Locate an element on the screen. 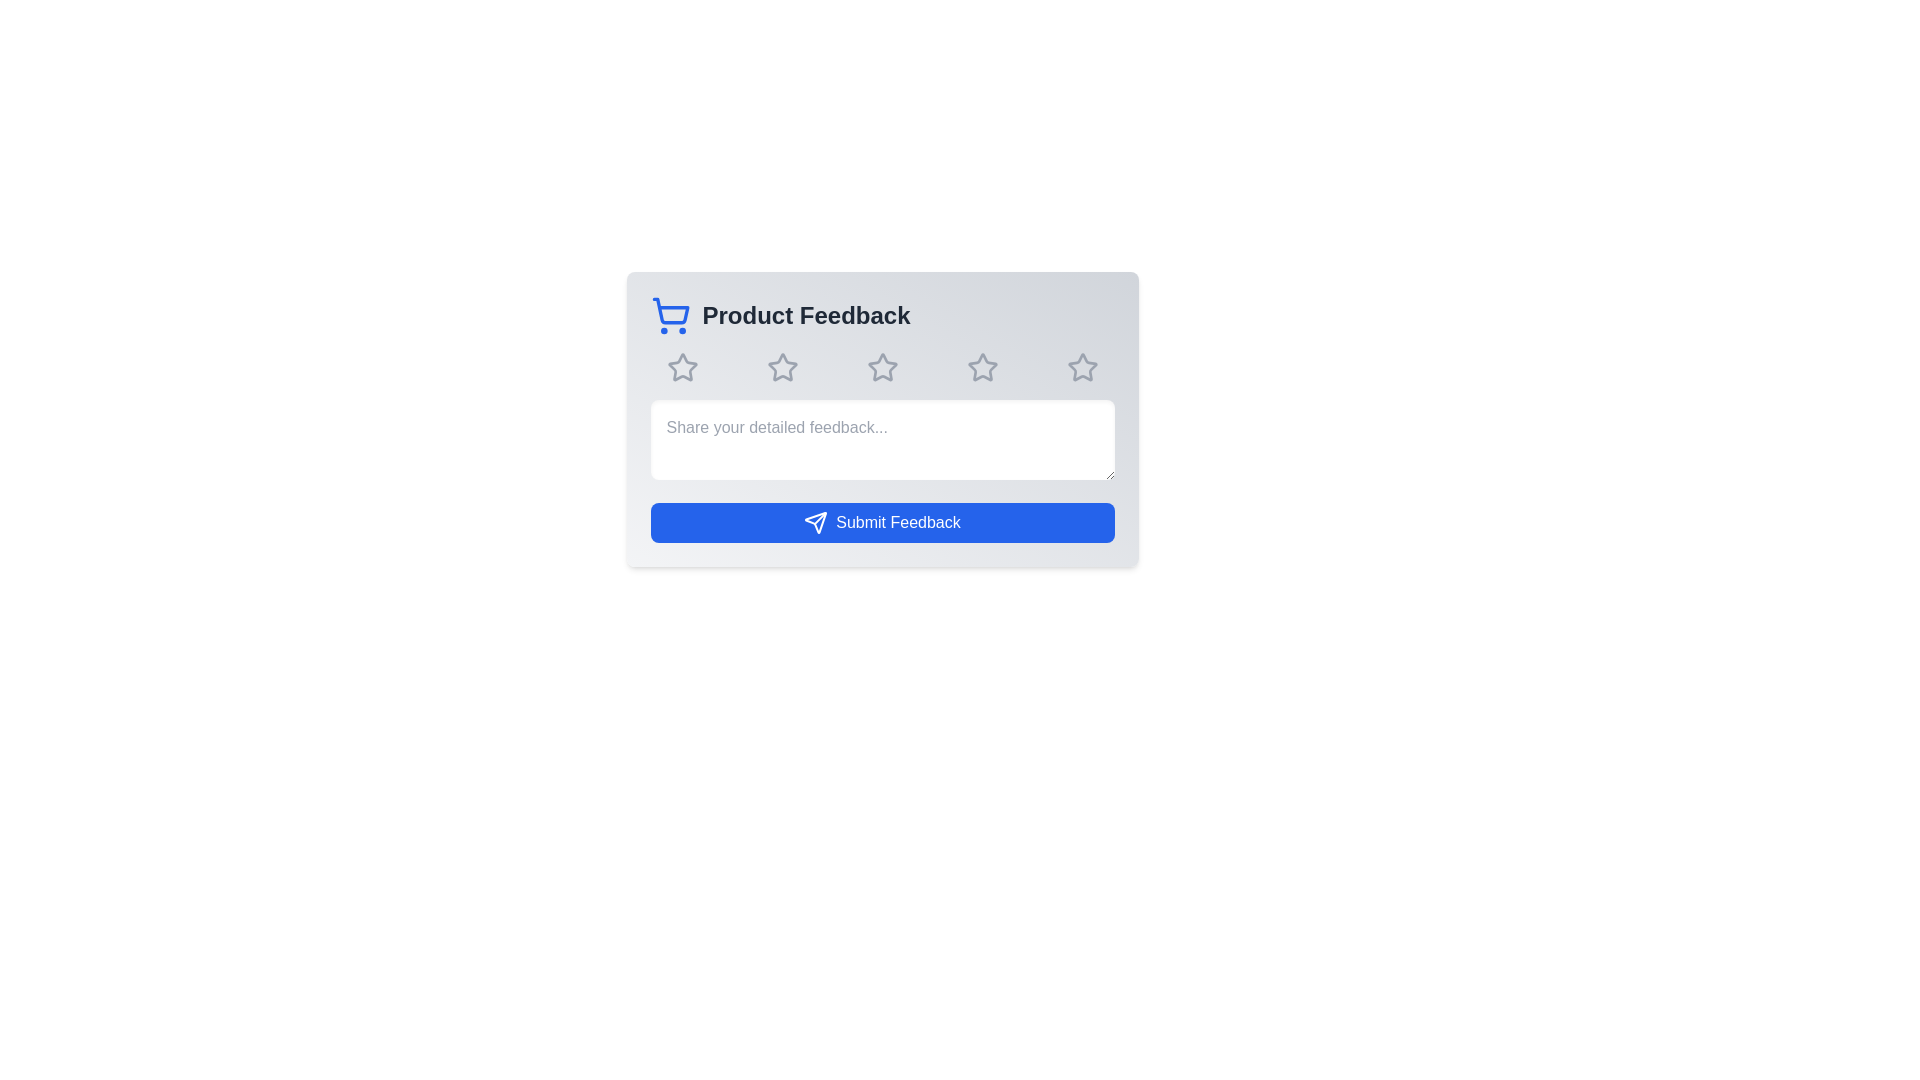 This screenshot has width=1920, height=1080. the shopping cart icon with a blue outline located on the left side next to the 'Product Feedback' text is located at coordinates (670, 315).